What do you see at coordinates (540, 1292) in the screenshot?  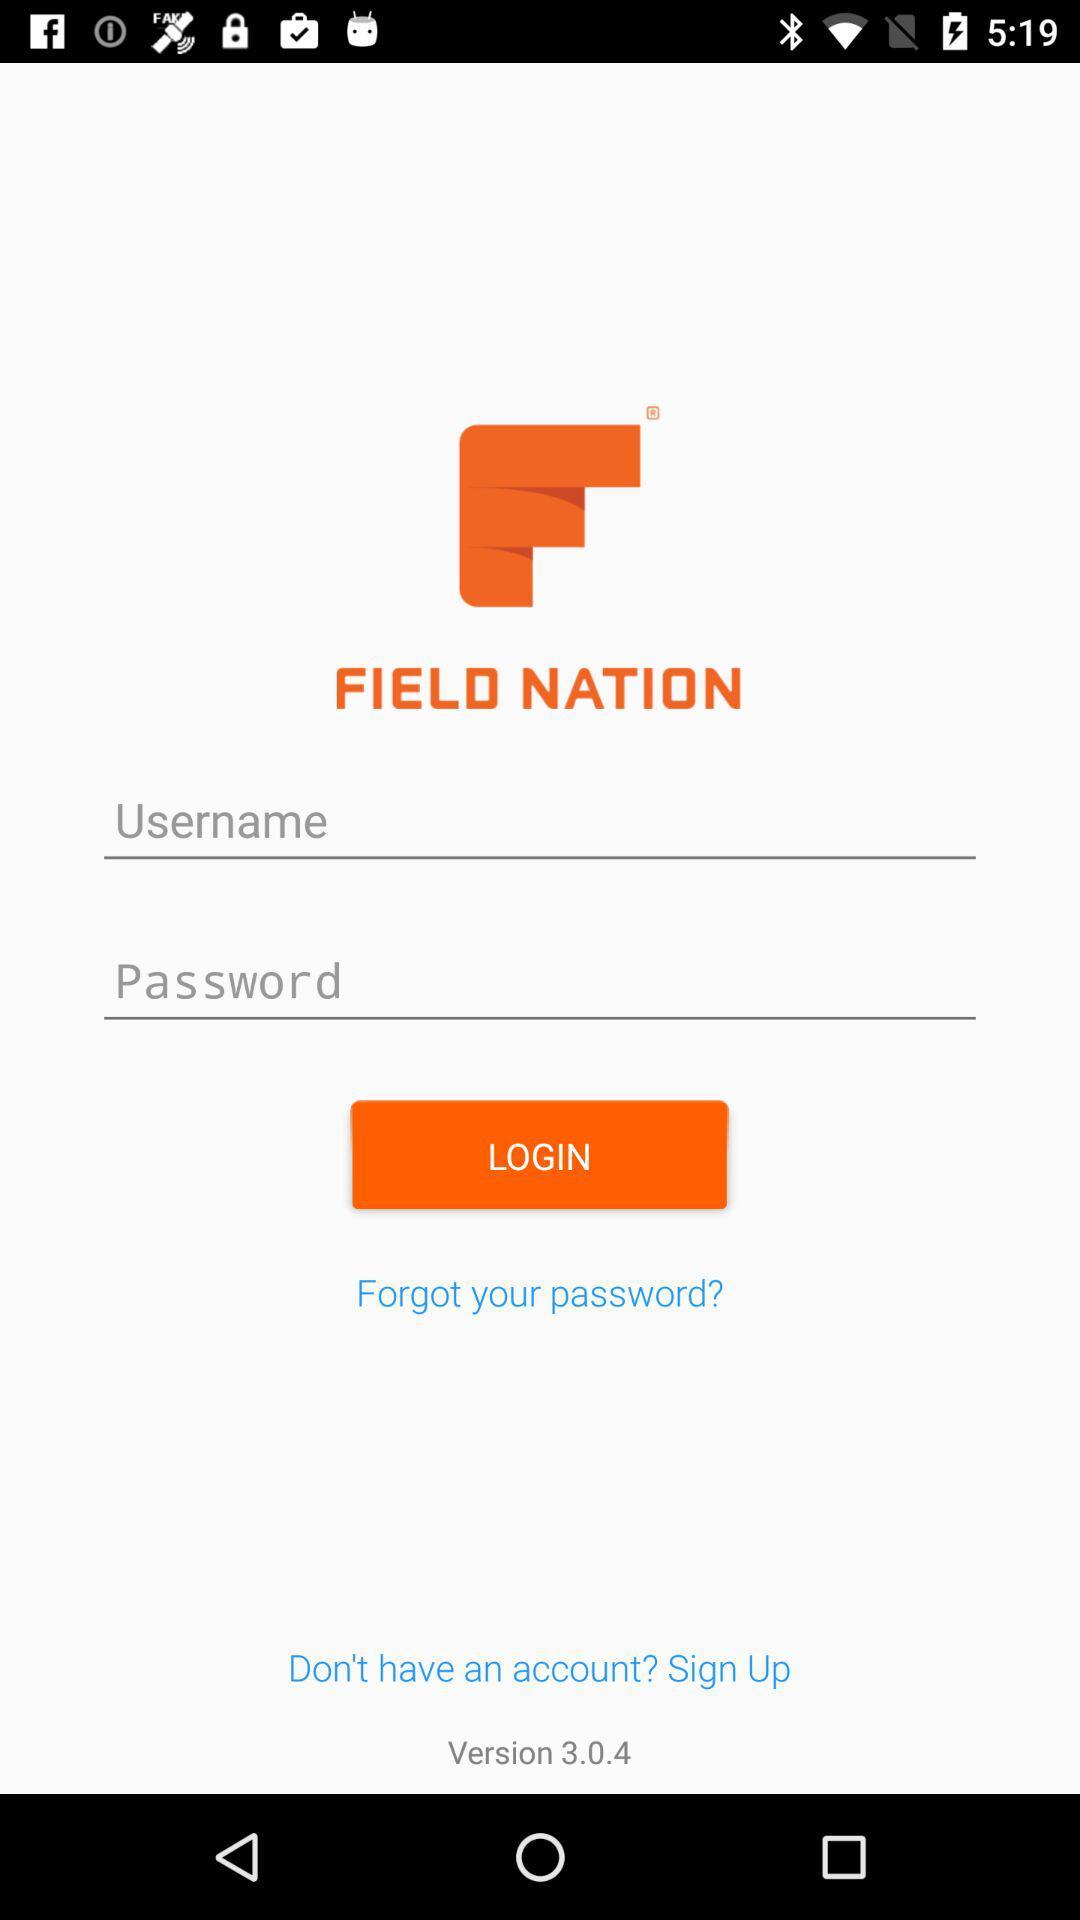 I see `forgot your password? item` at bounding box center [540, 1292].